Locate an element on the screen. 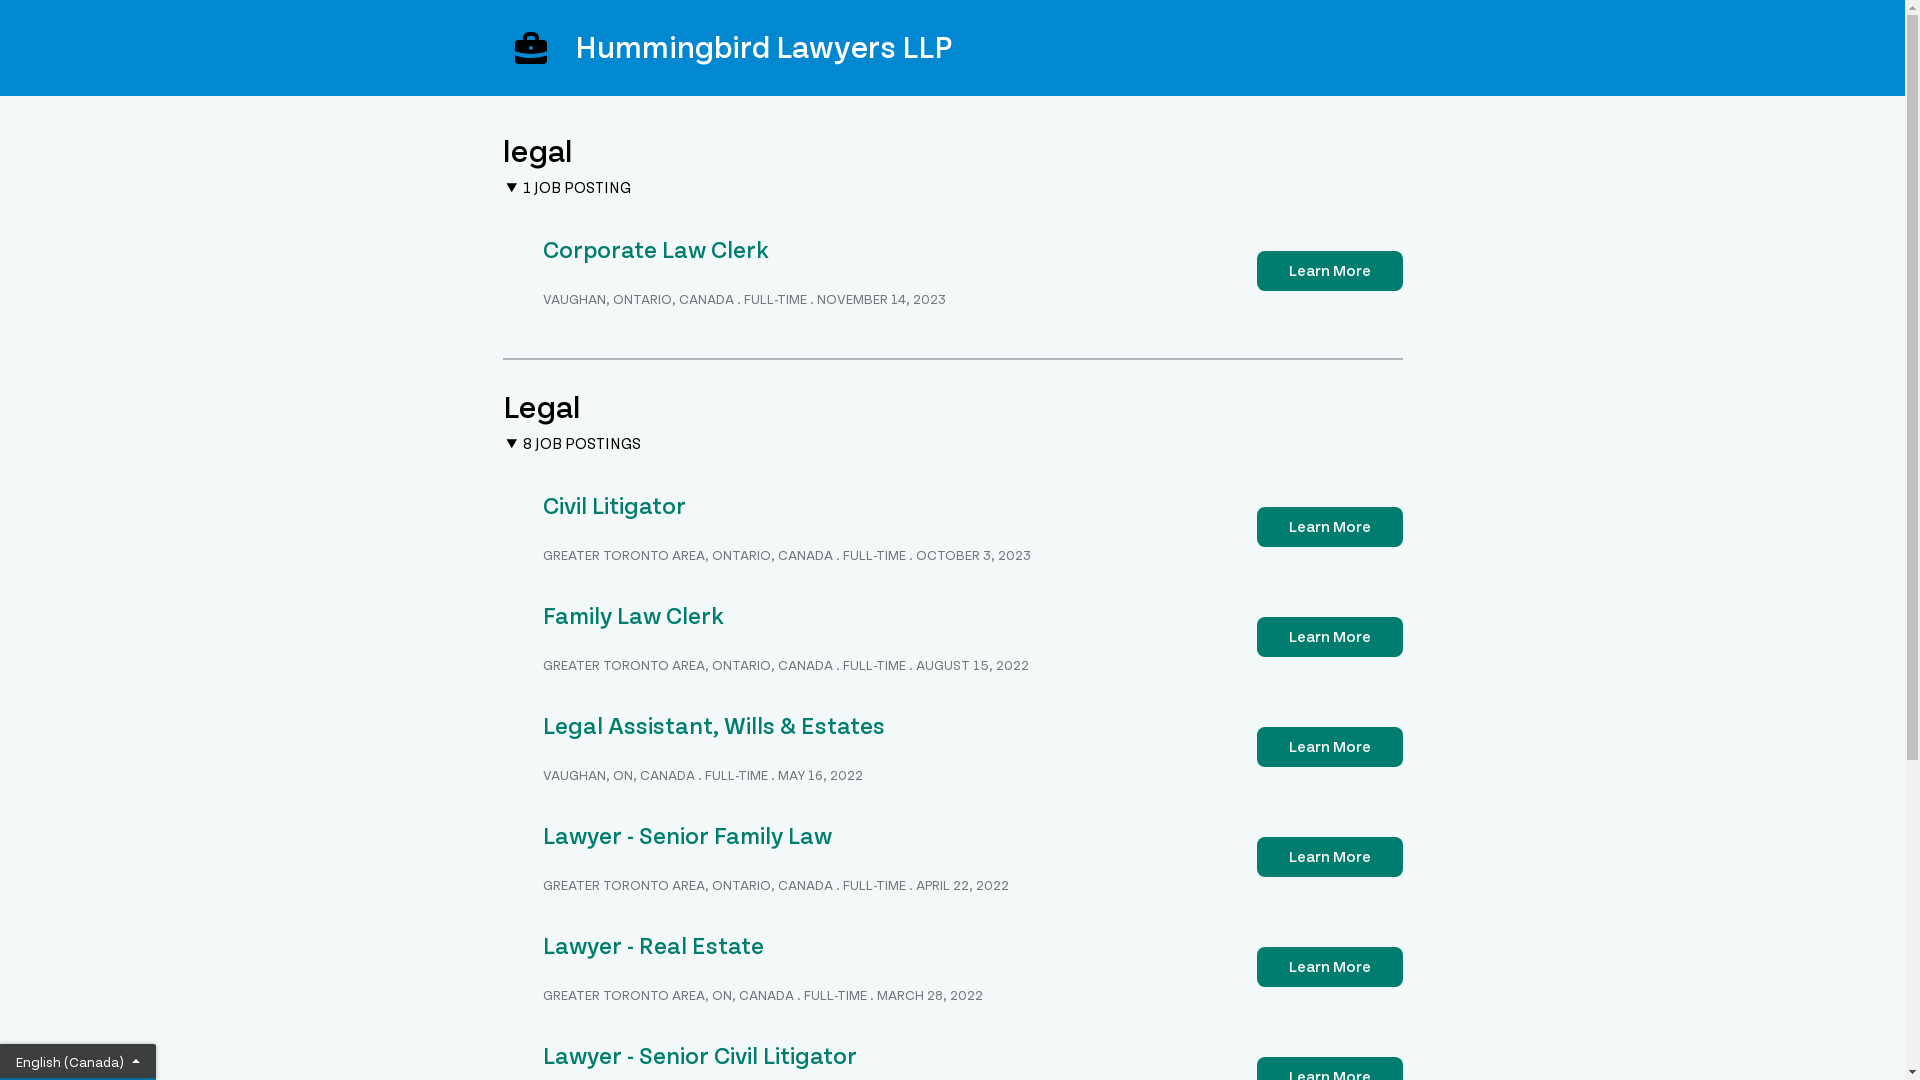 The height and width of the screenshot is (1080, 1920). 'Lawyer - Senior Civil Litigator' is located at coordinates (699, 1055).